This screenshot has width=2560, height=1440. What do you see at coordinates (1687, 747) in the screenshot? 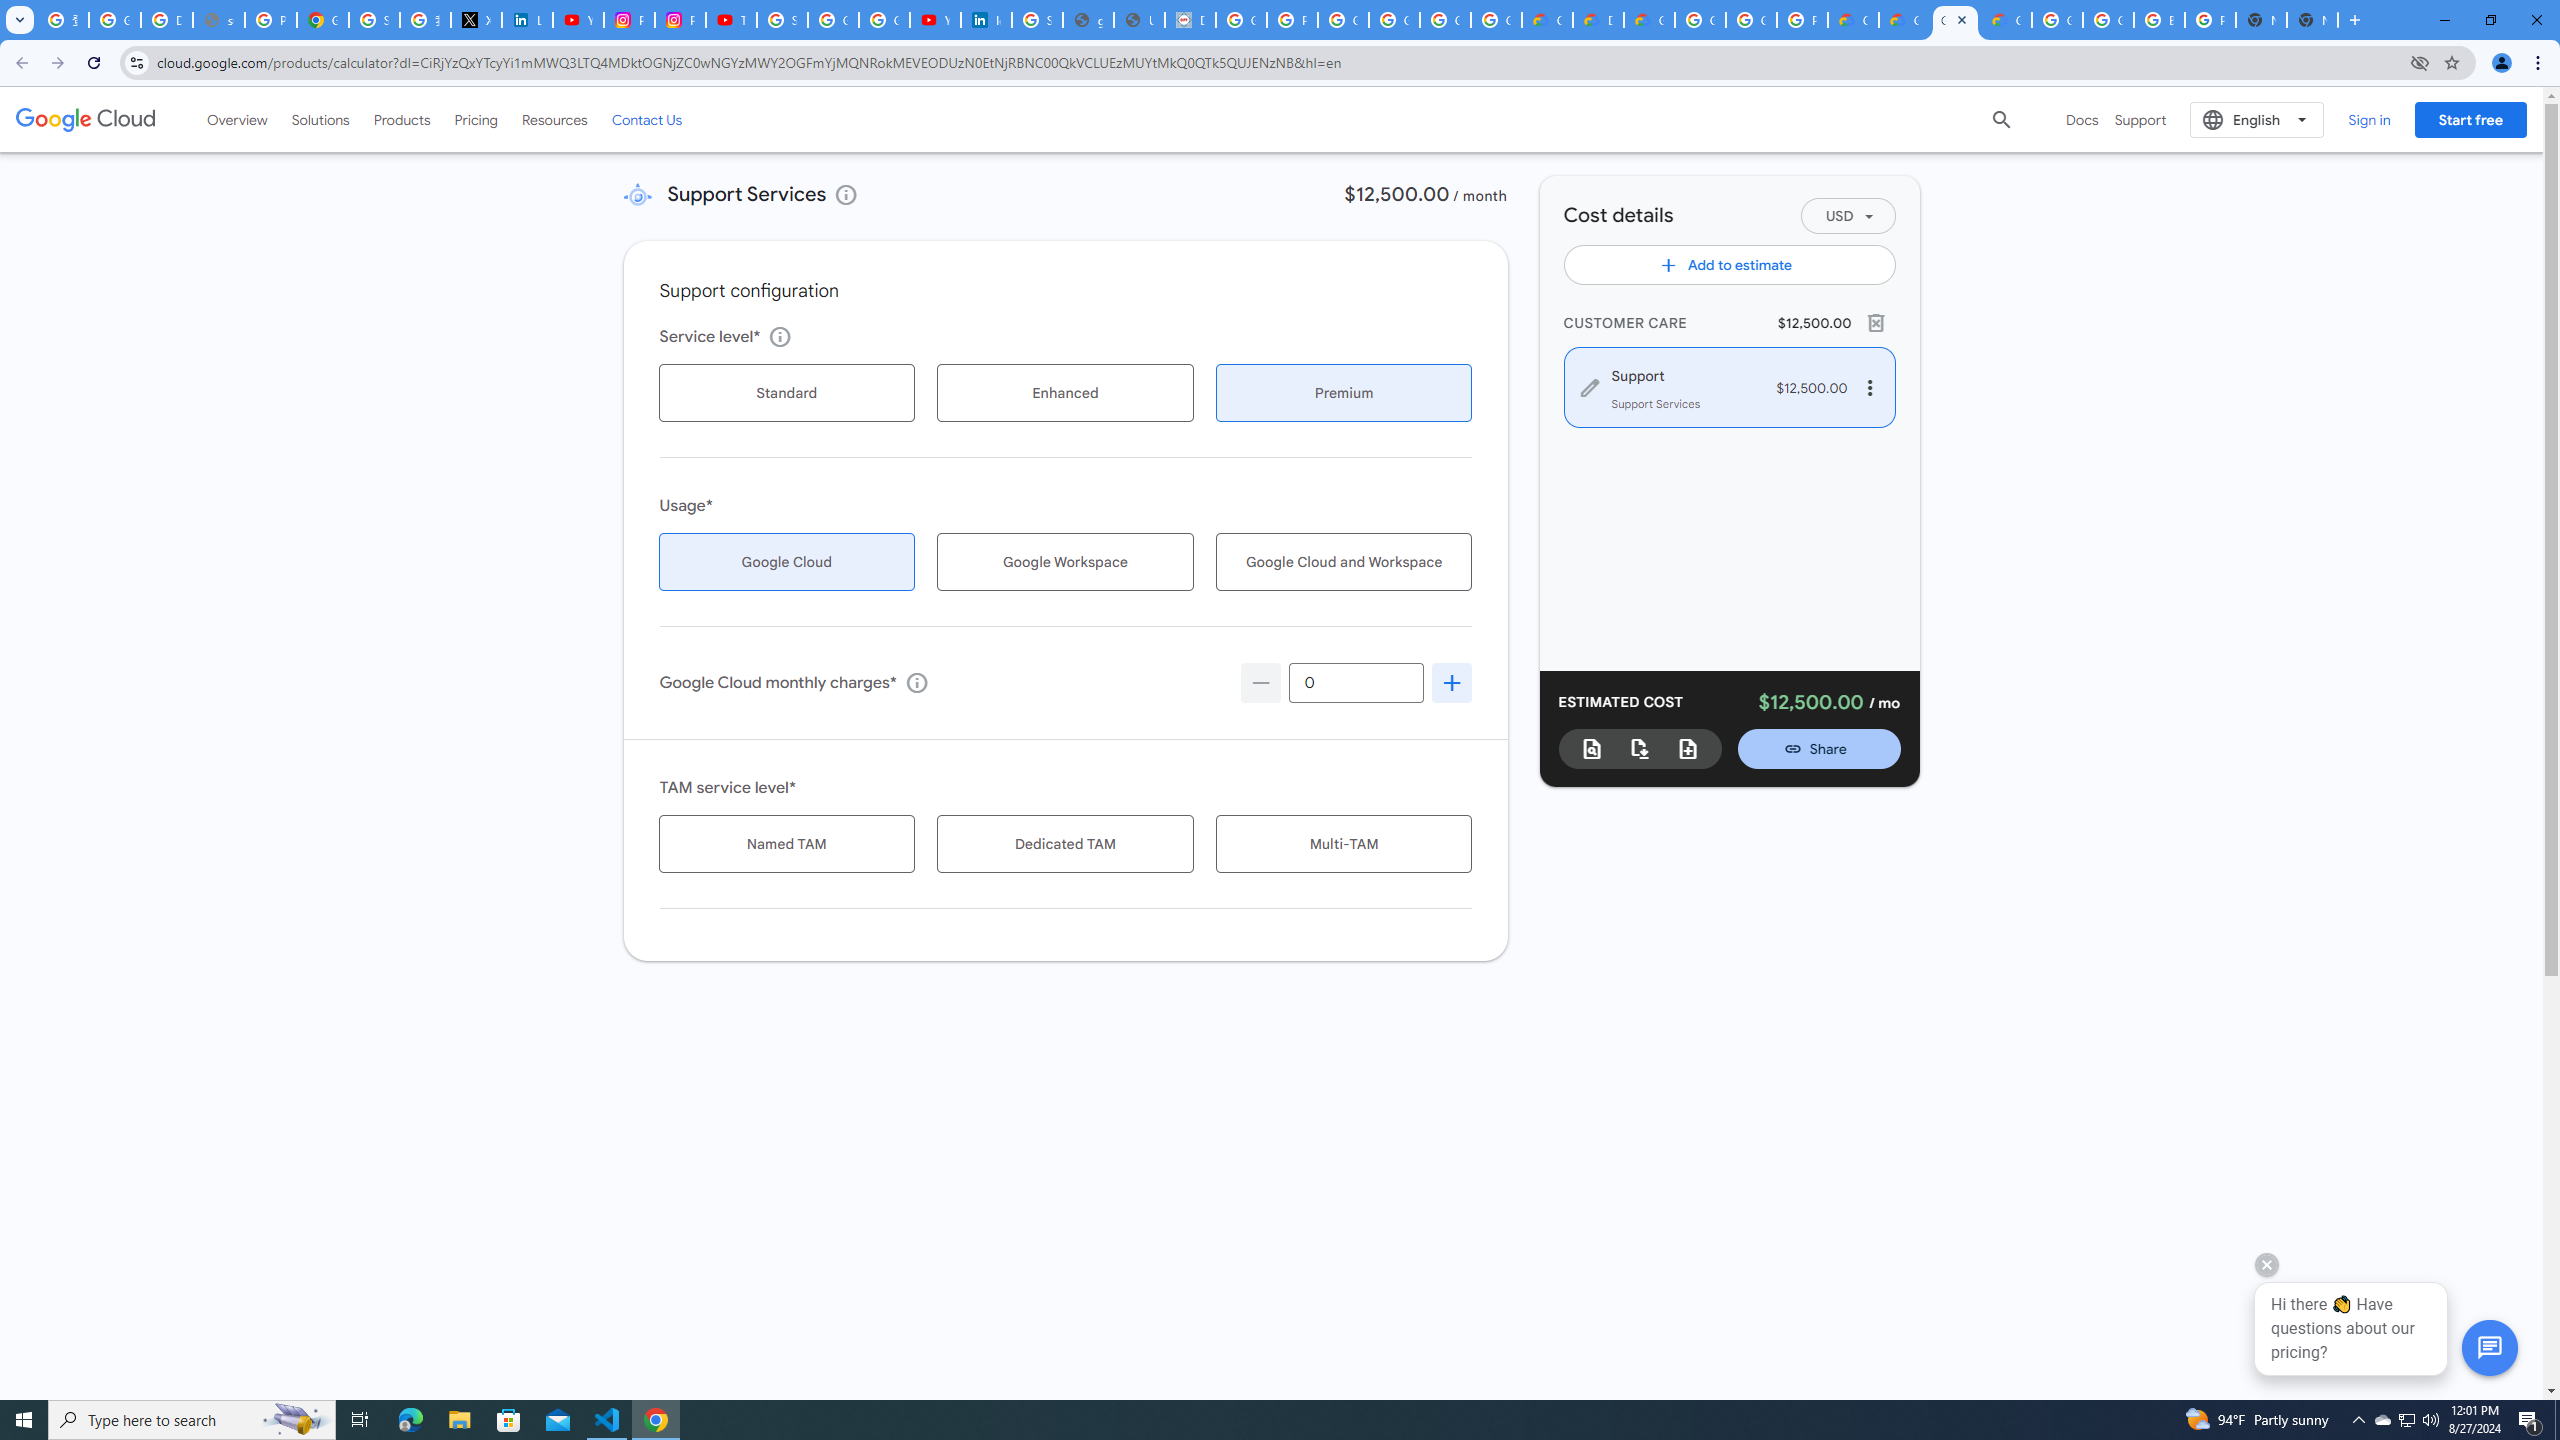
I see `'New estimate from duplicate'` at bounding box center [1687, 747].